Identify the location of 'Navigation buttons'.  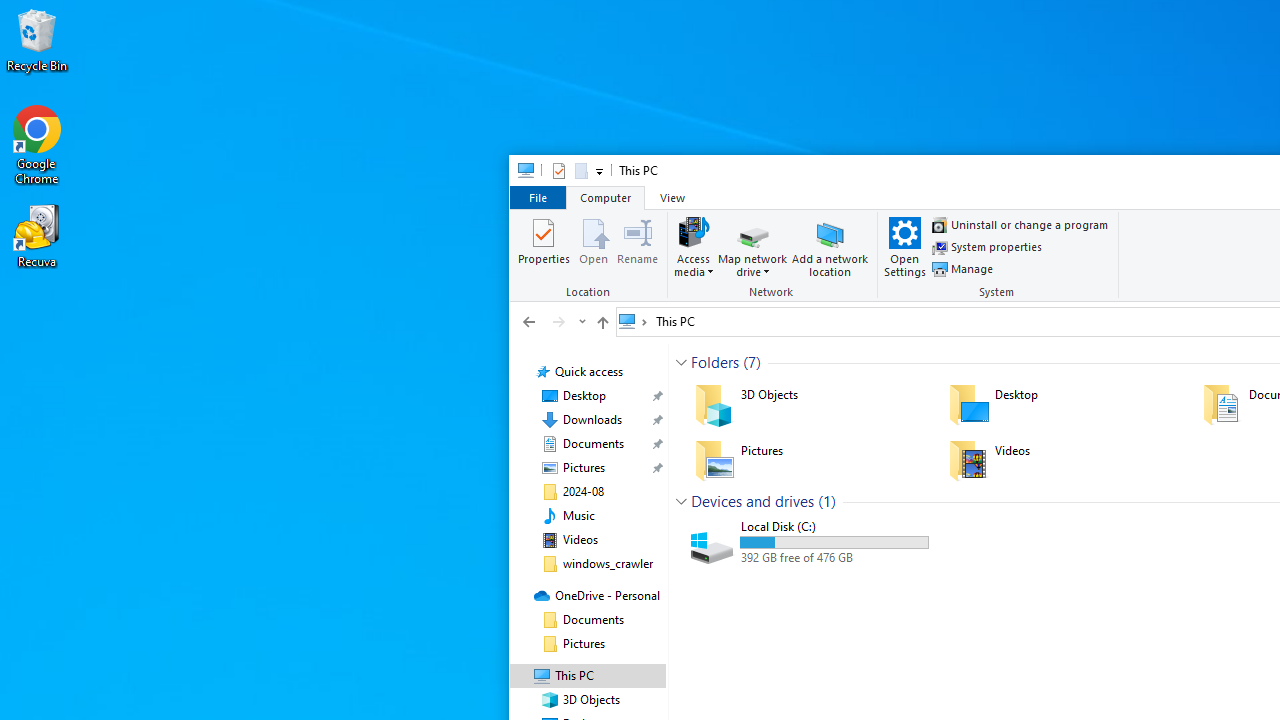
(552, 320).